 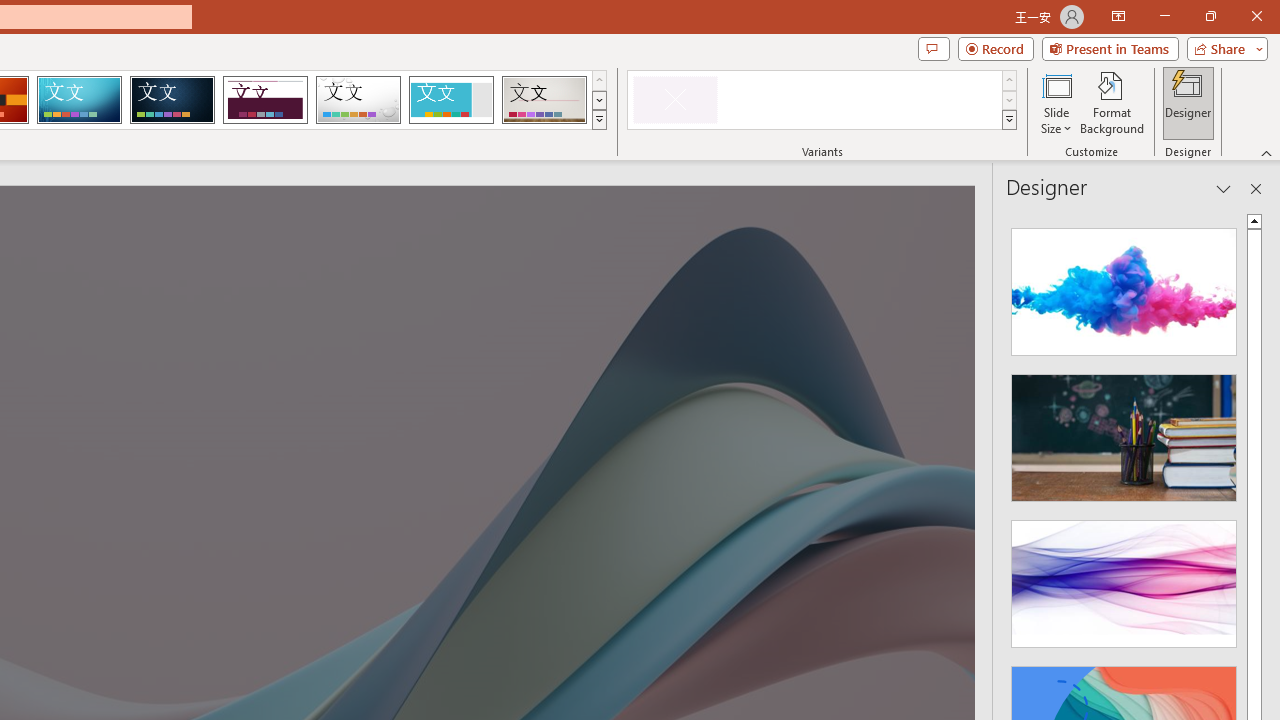 What do you see at coordinates (264, 100) in the screenshot?
I see `'Dividend'` at bounding box center [264, 100].